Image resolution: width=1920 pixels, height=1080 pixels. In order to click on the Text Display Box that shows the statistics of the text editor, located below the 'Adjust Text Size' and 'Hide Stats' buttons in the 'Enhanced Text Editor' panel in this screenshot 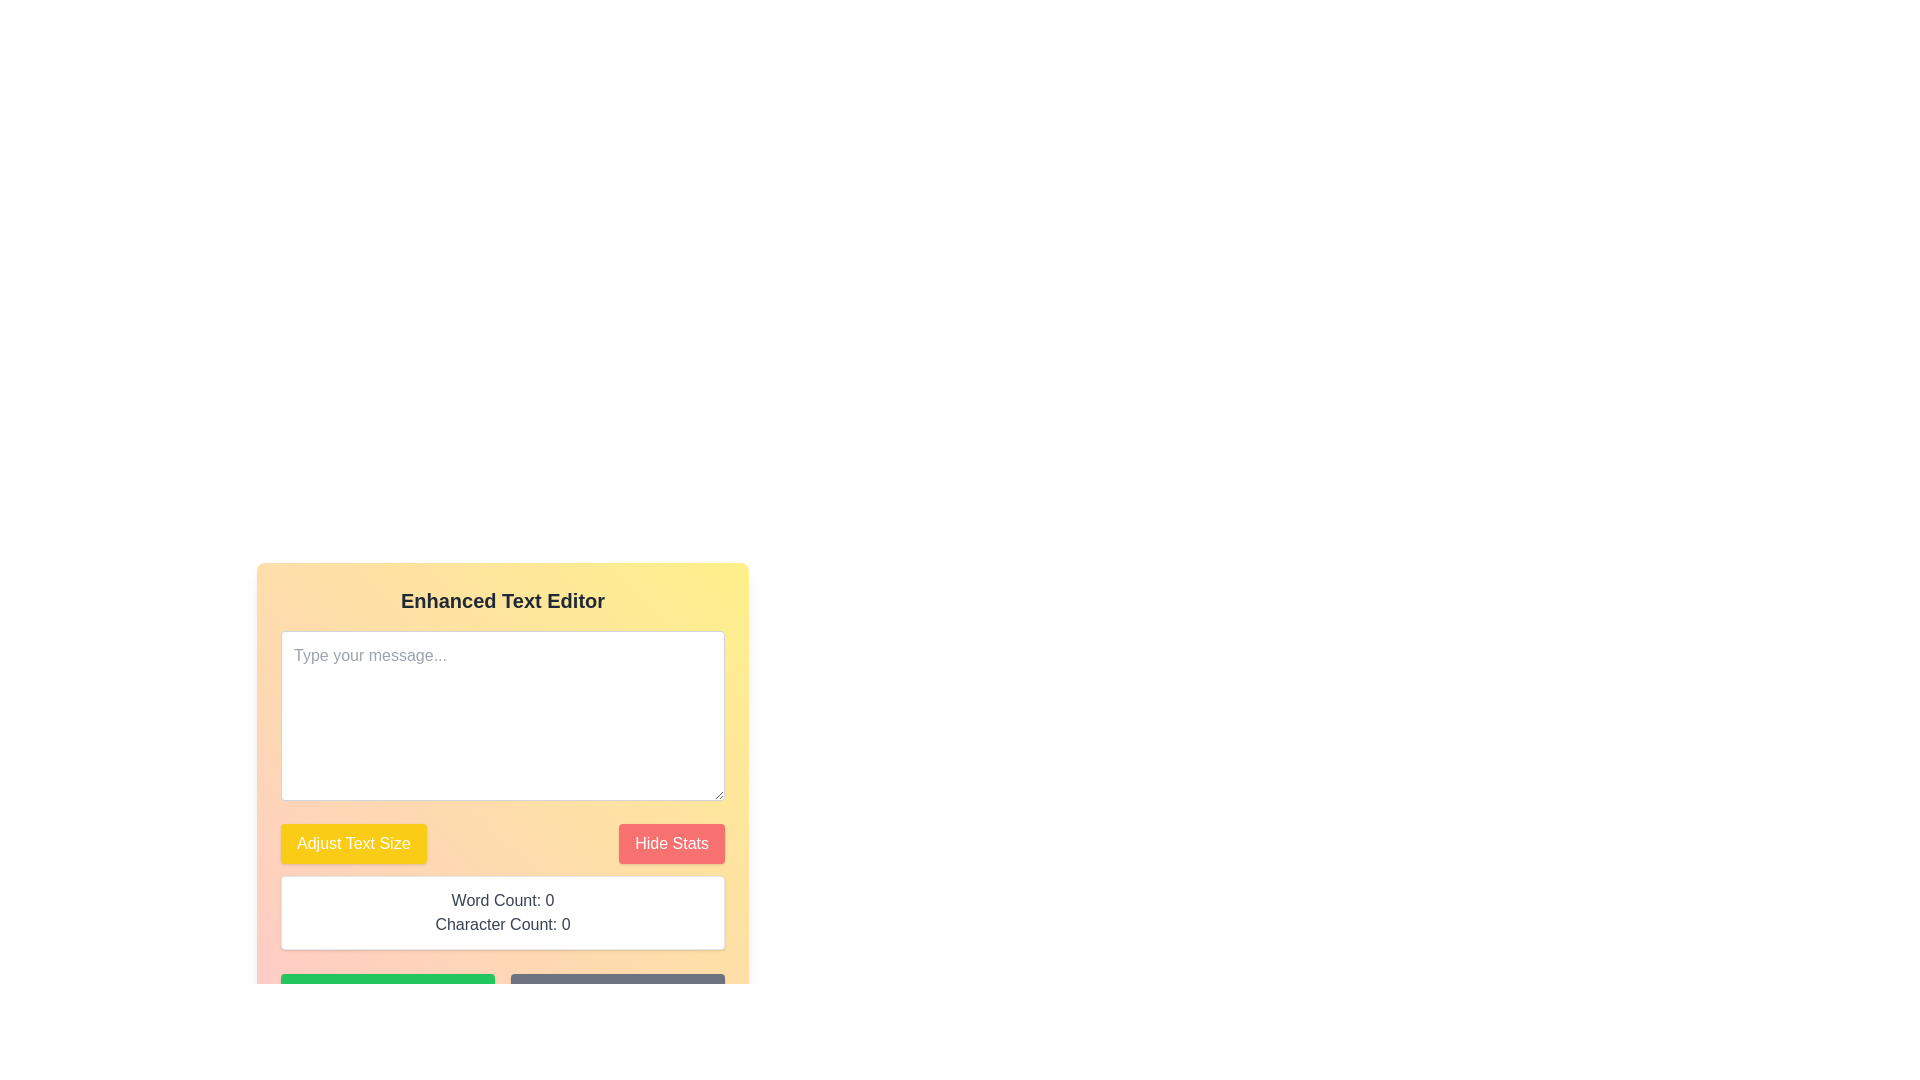, I will do `click(503, 913)`.